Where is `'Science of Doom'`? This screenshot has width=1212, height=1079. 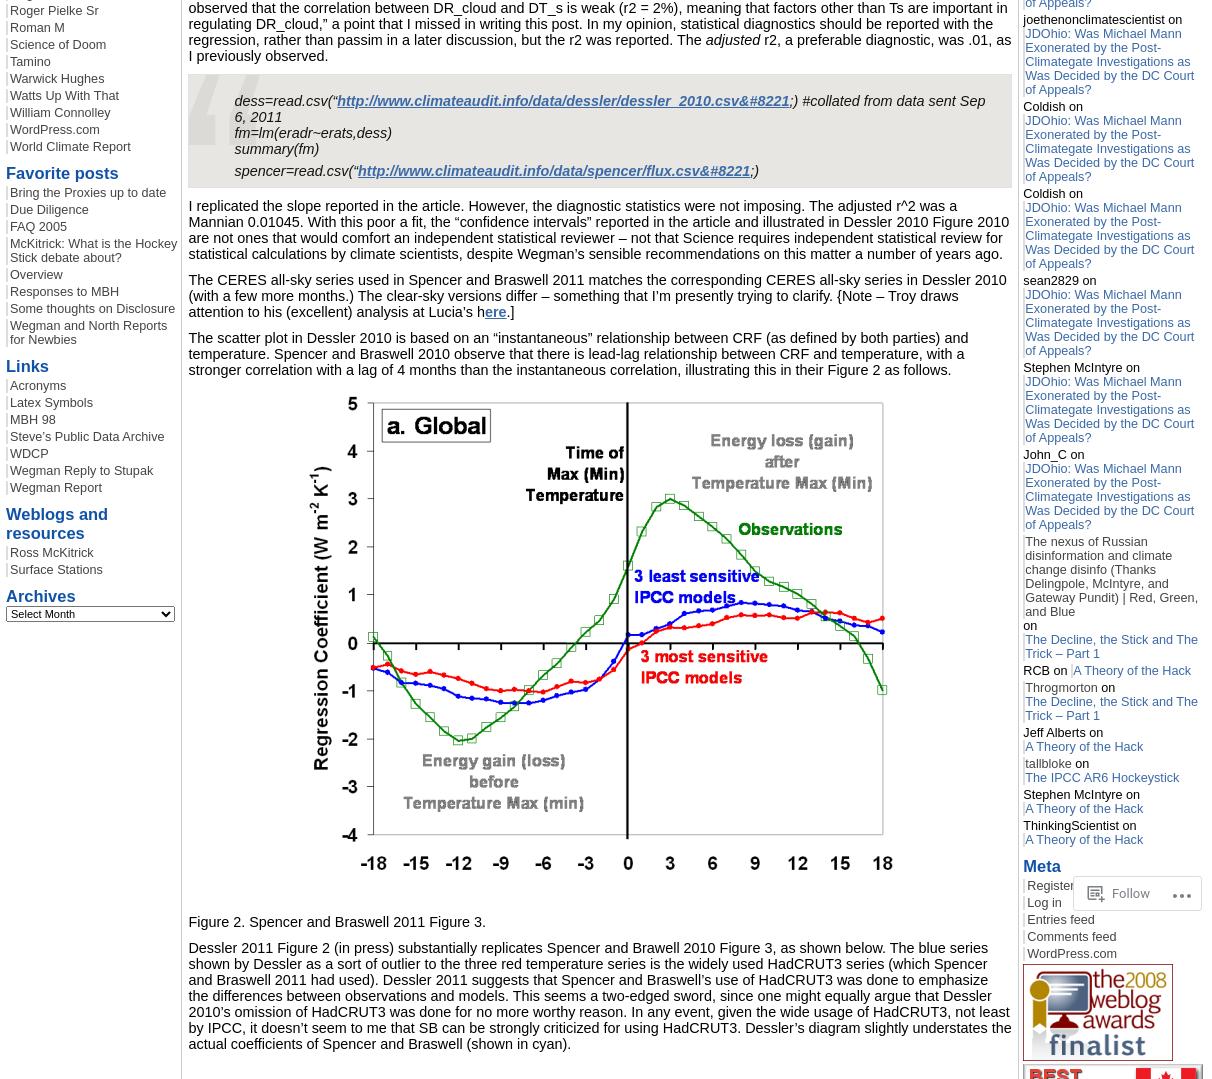
'Science of Doom' is located at coordinates (57, 43).